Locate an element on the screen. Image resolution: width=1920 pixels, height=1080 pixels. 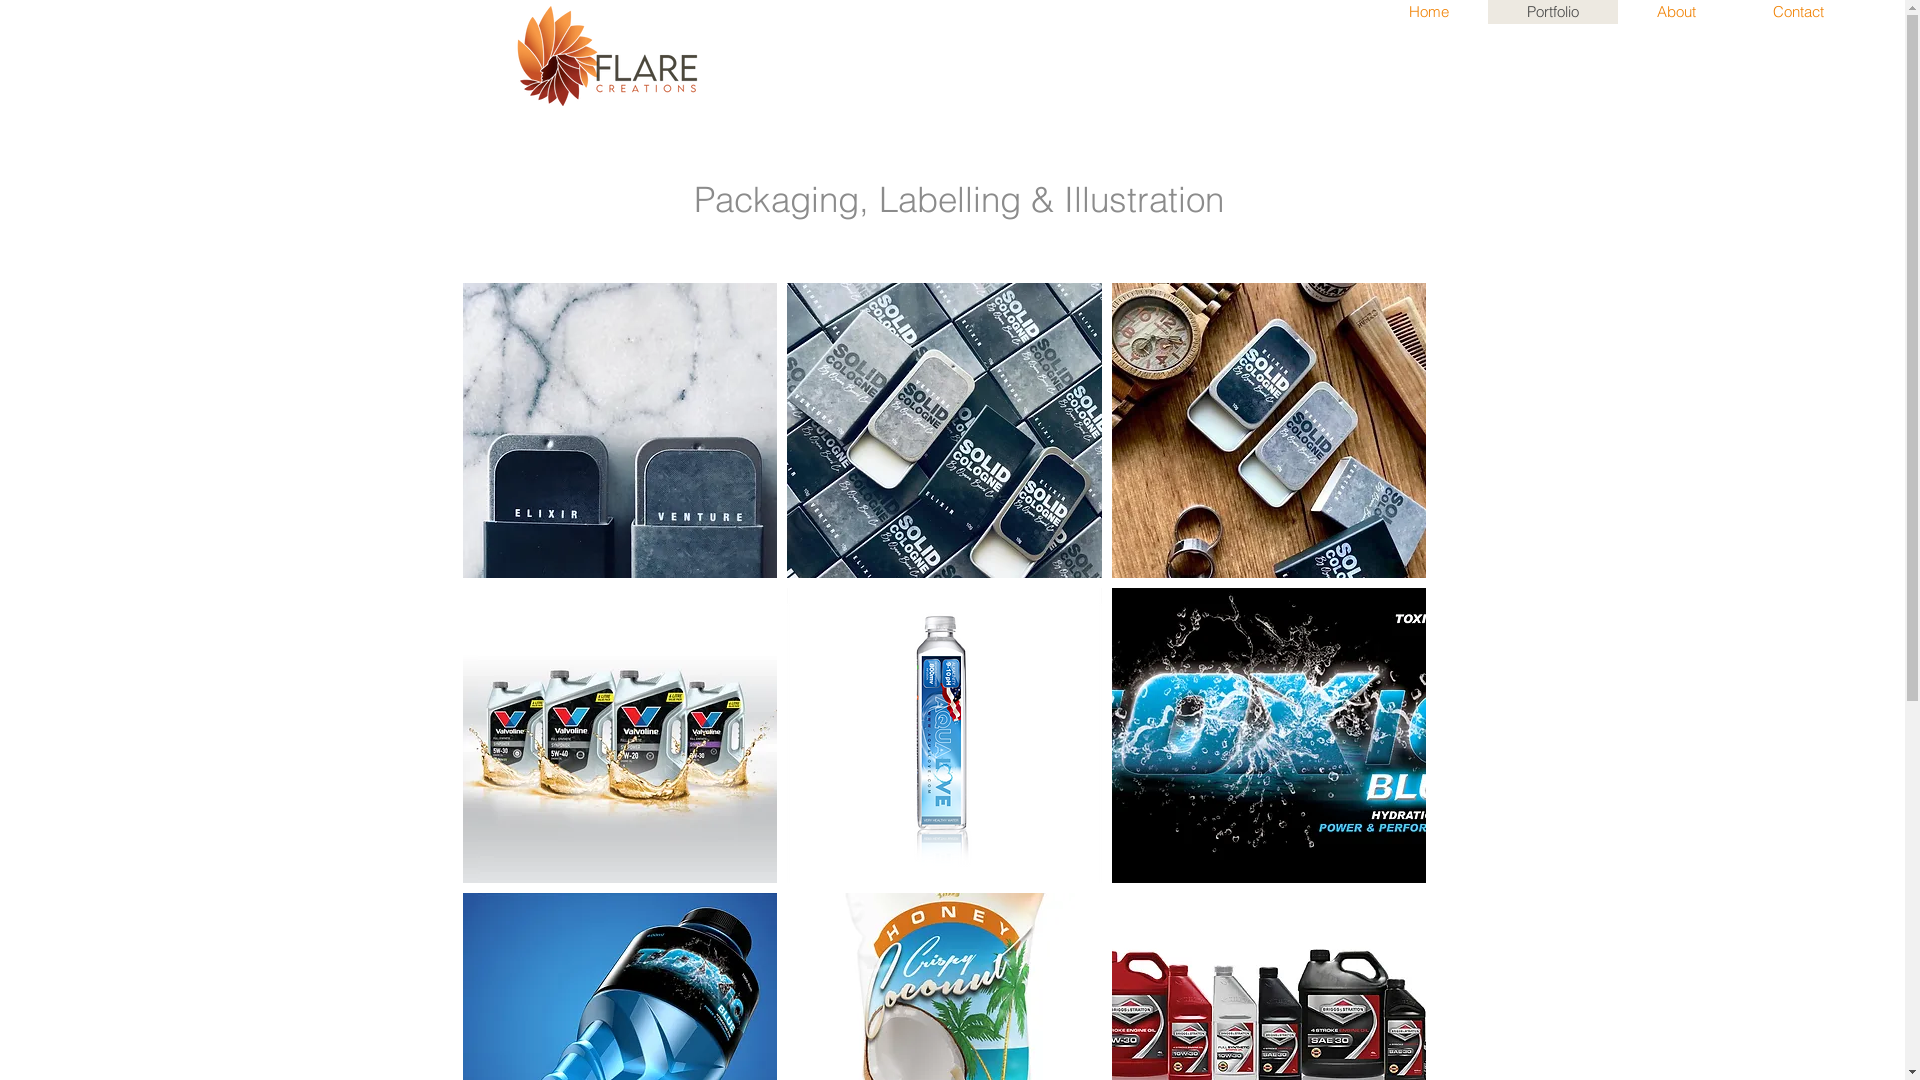
'Home' is located at coordinates (1427, 11).